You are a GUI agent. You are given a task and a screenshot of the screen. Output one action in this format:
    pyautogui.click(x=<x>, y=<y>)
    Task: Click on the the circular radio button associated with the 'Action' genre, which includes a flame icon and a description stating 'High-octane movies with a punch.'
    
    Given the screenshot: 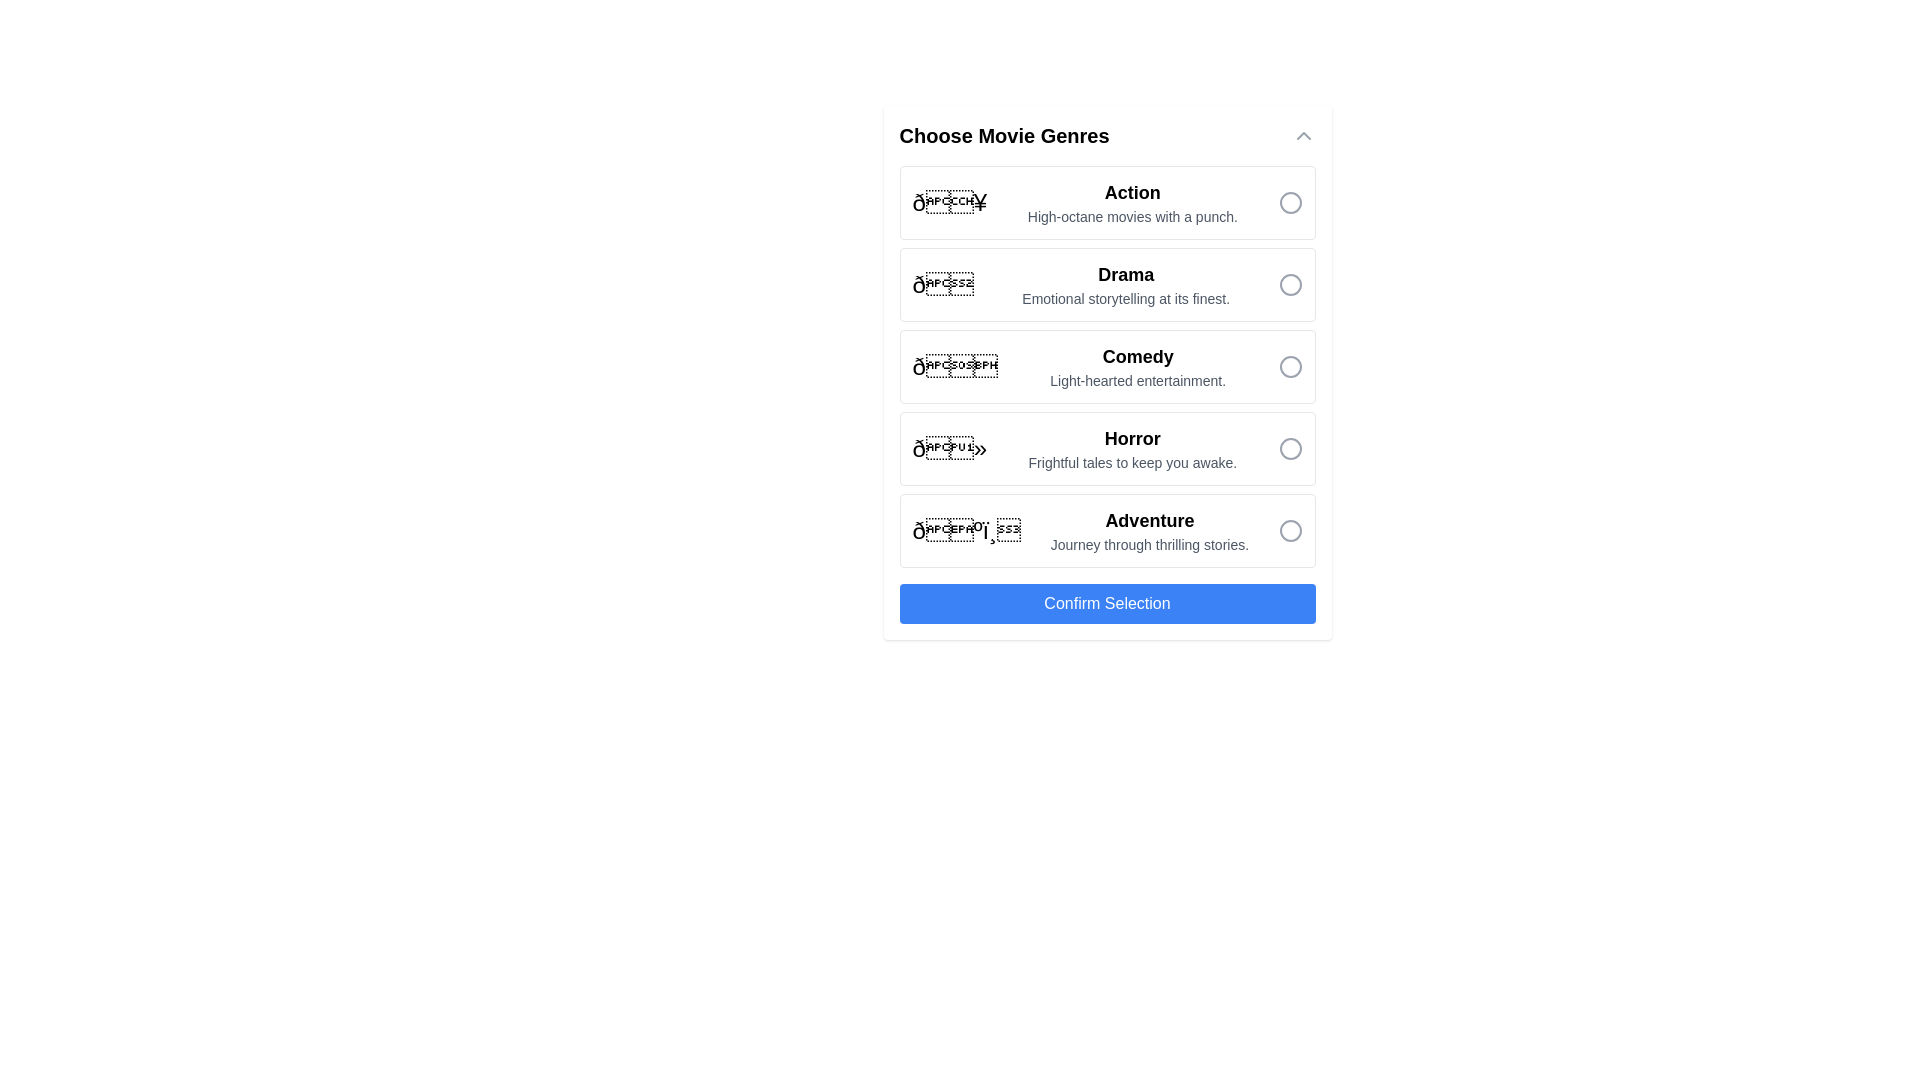 What is the action you would take?
    pyautogui.click(x=1106, y=203)
    